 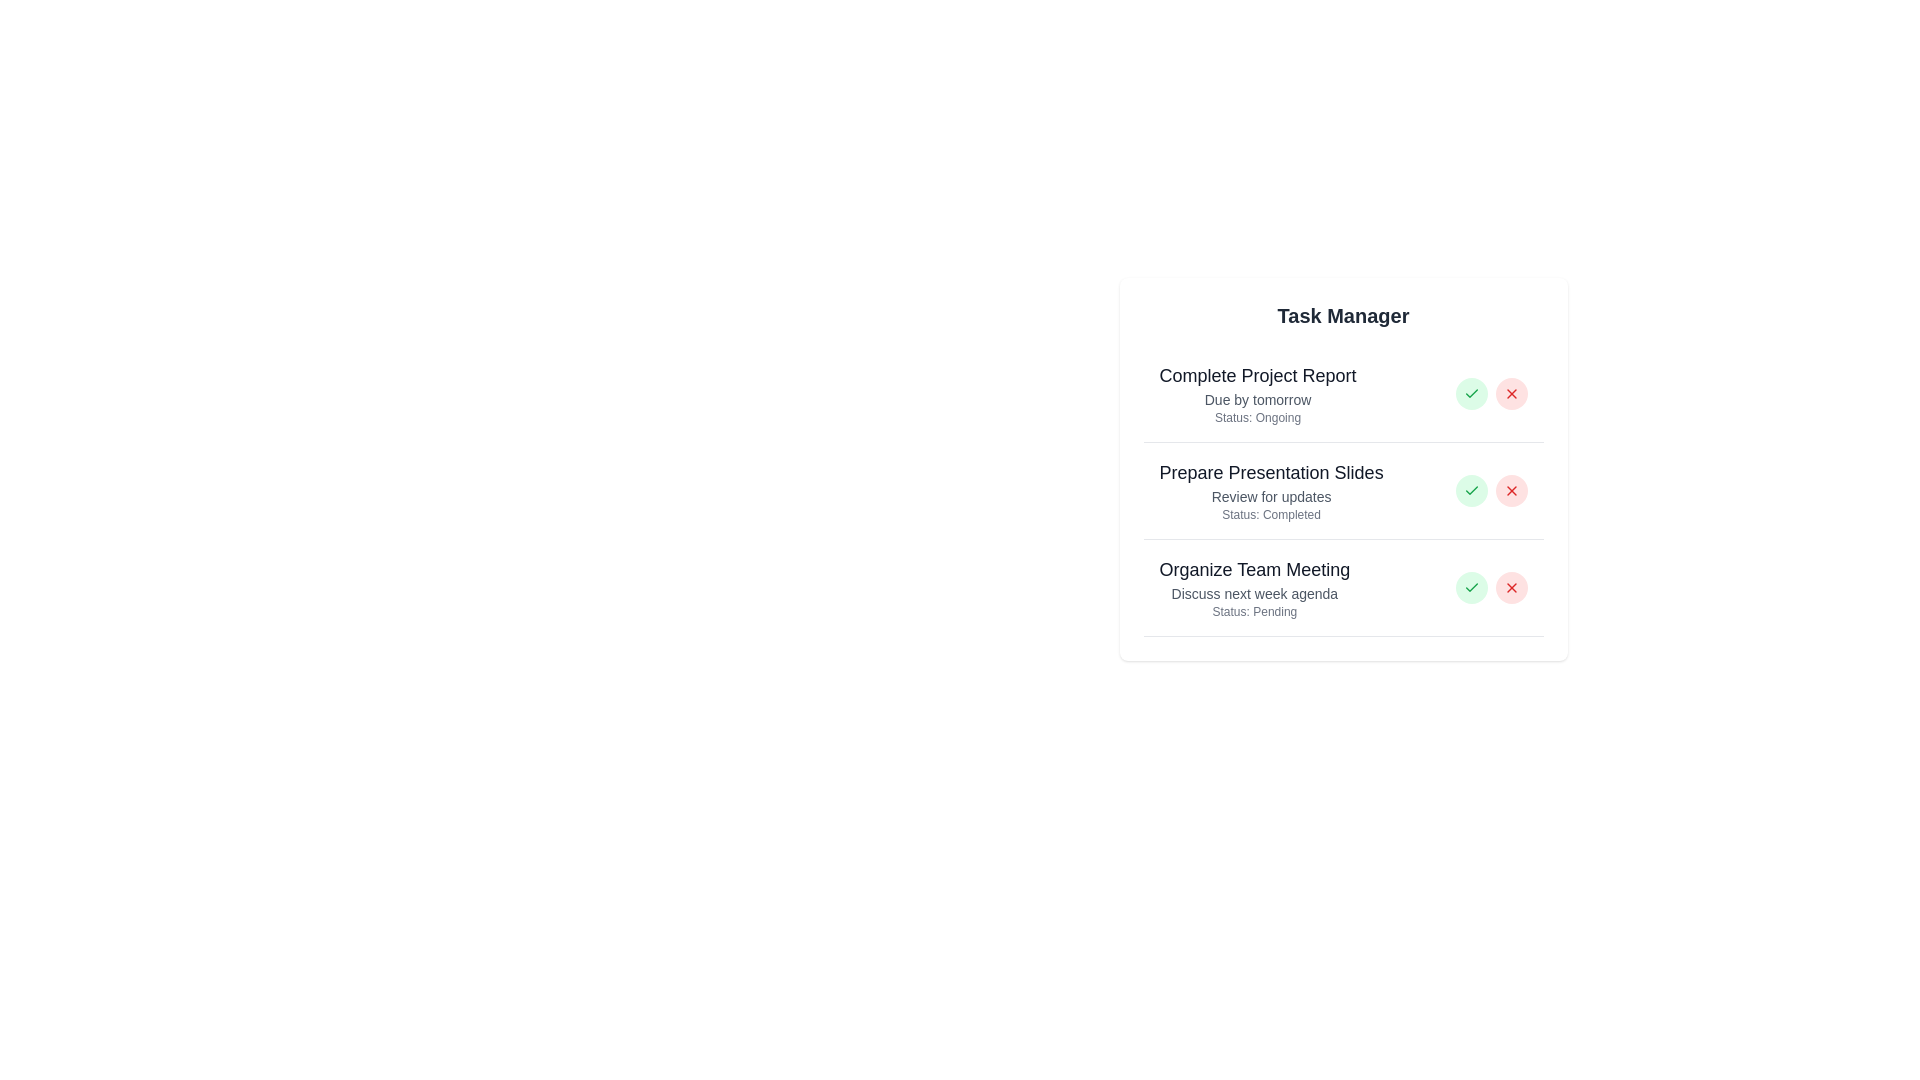 I want to click on the circular red button with a white 'X' icon, which is the second button in the task list, so click(x=1511, y=586).